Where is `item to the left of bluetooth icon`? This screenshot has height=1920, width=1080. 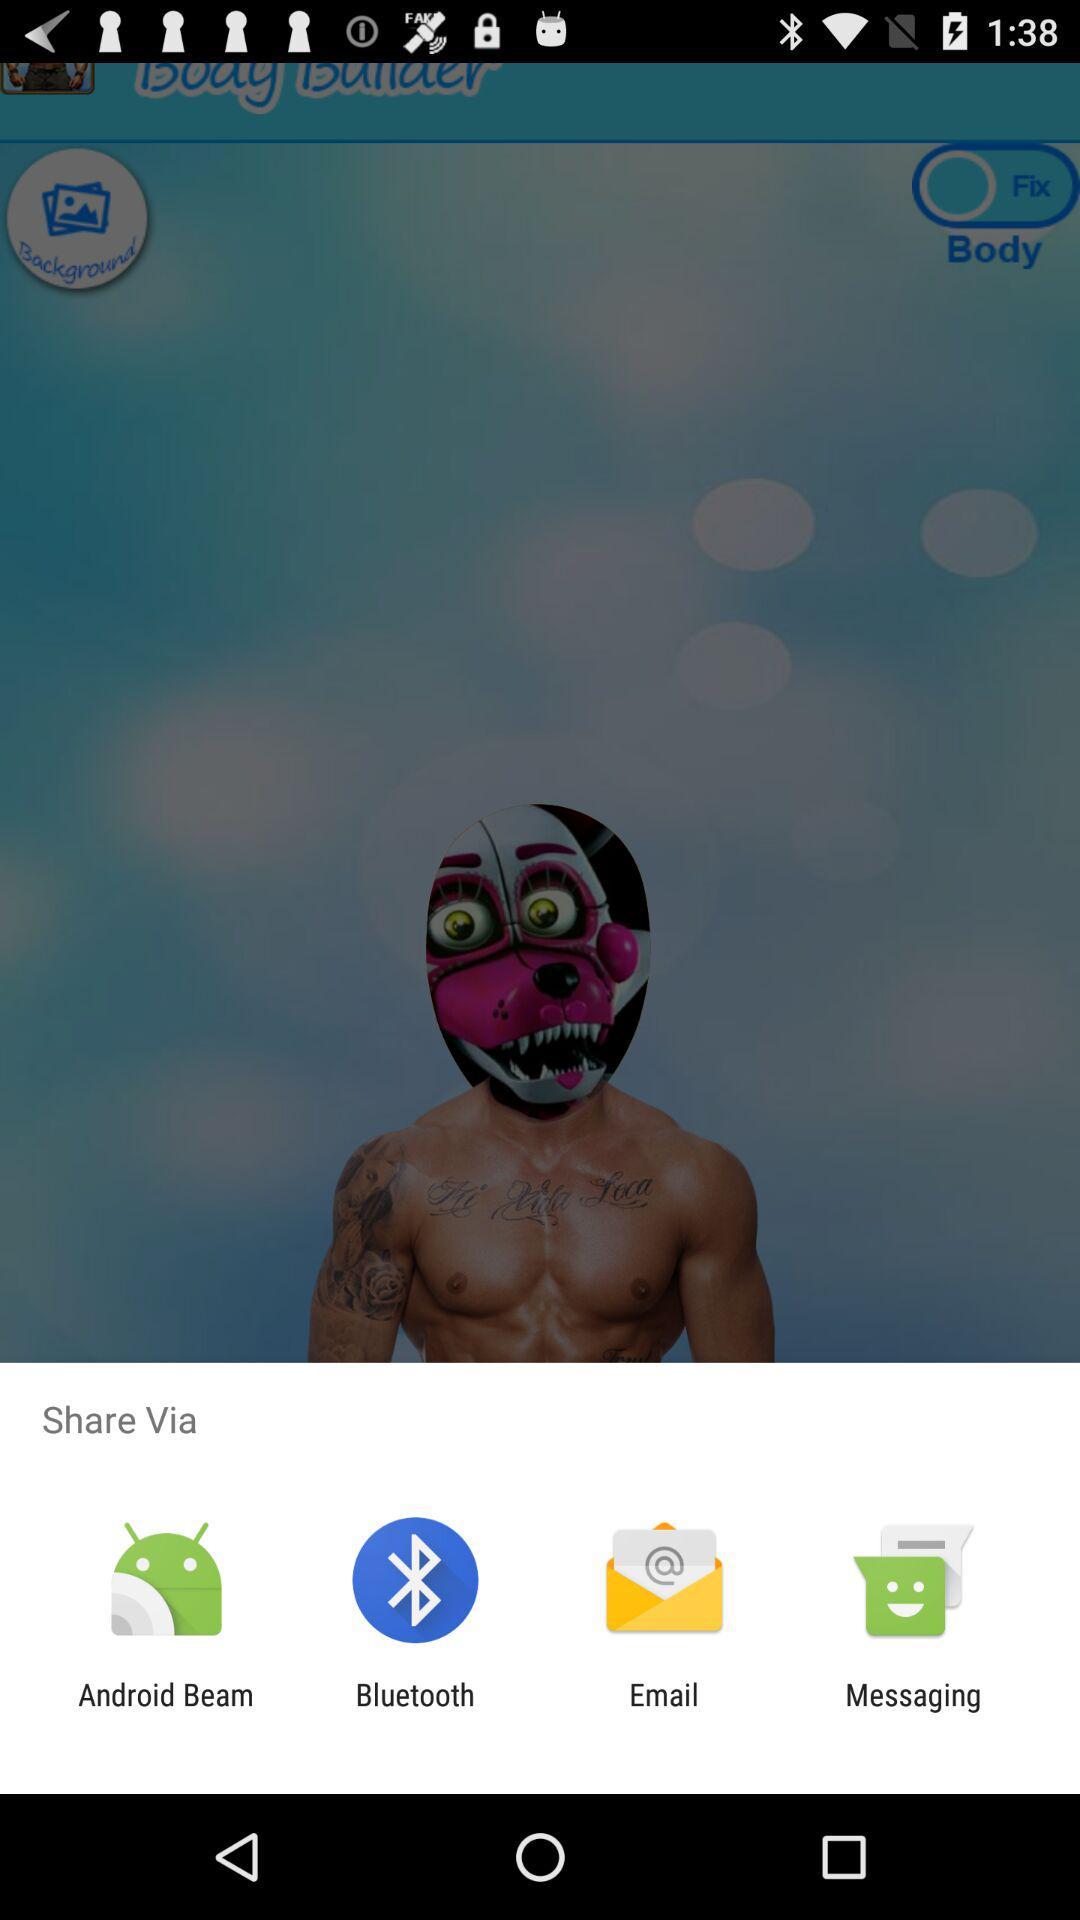
item to the left of bluetooth icon is located at coordinates (165, 1711).